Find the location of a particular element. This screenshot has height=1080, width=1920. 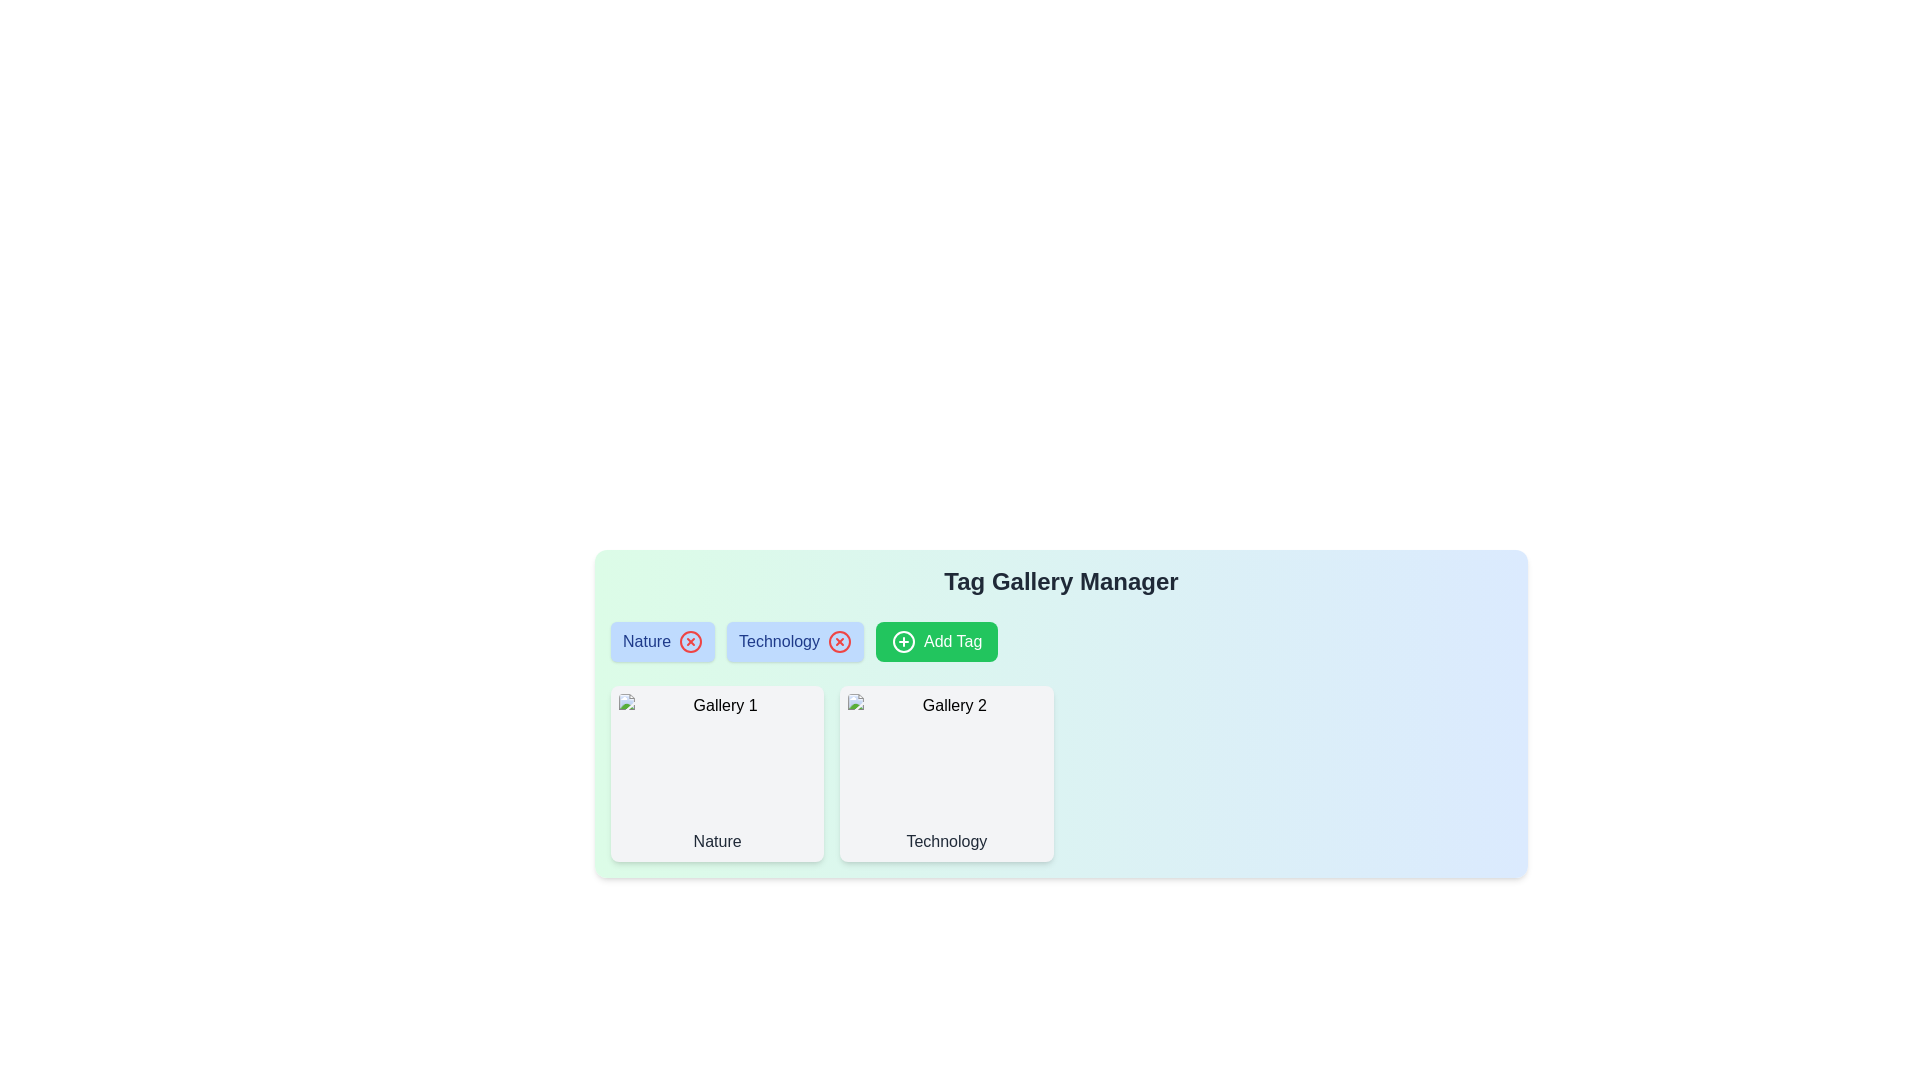

the button used to add a new tag or category, located immediately to the right of the 'Technology' tag in the tag list is located at coordinates (936, 641).